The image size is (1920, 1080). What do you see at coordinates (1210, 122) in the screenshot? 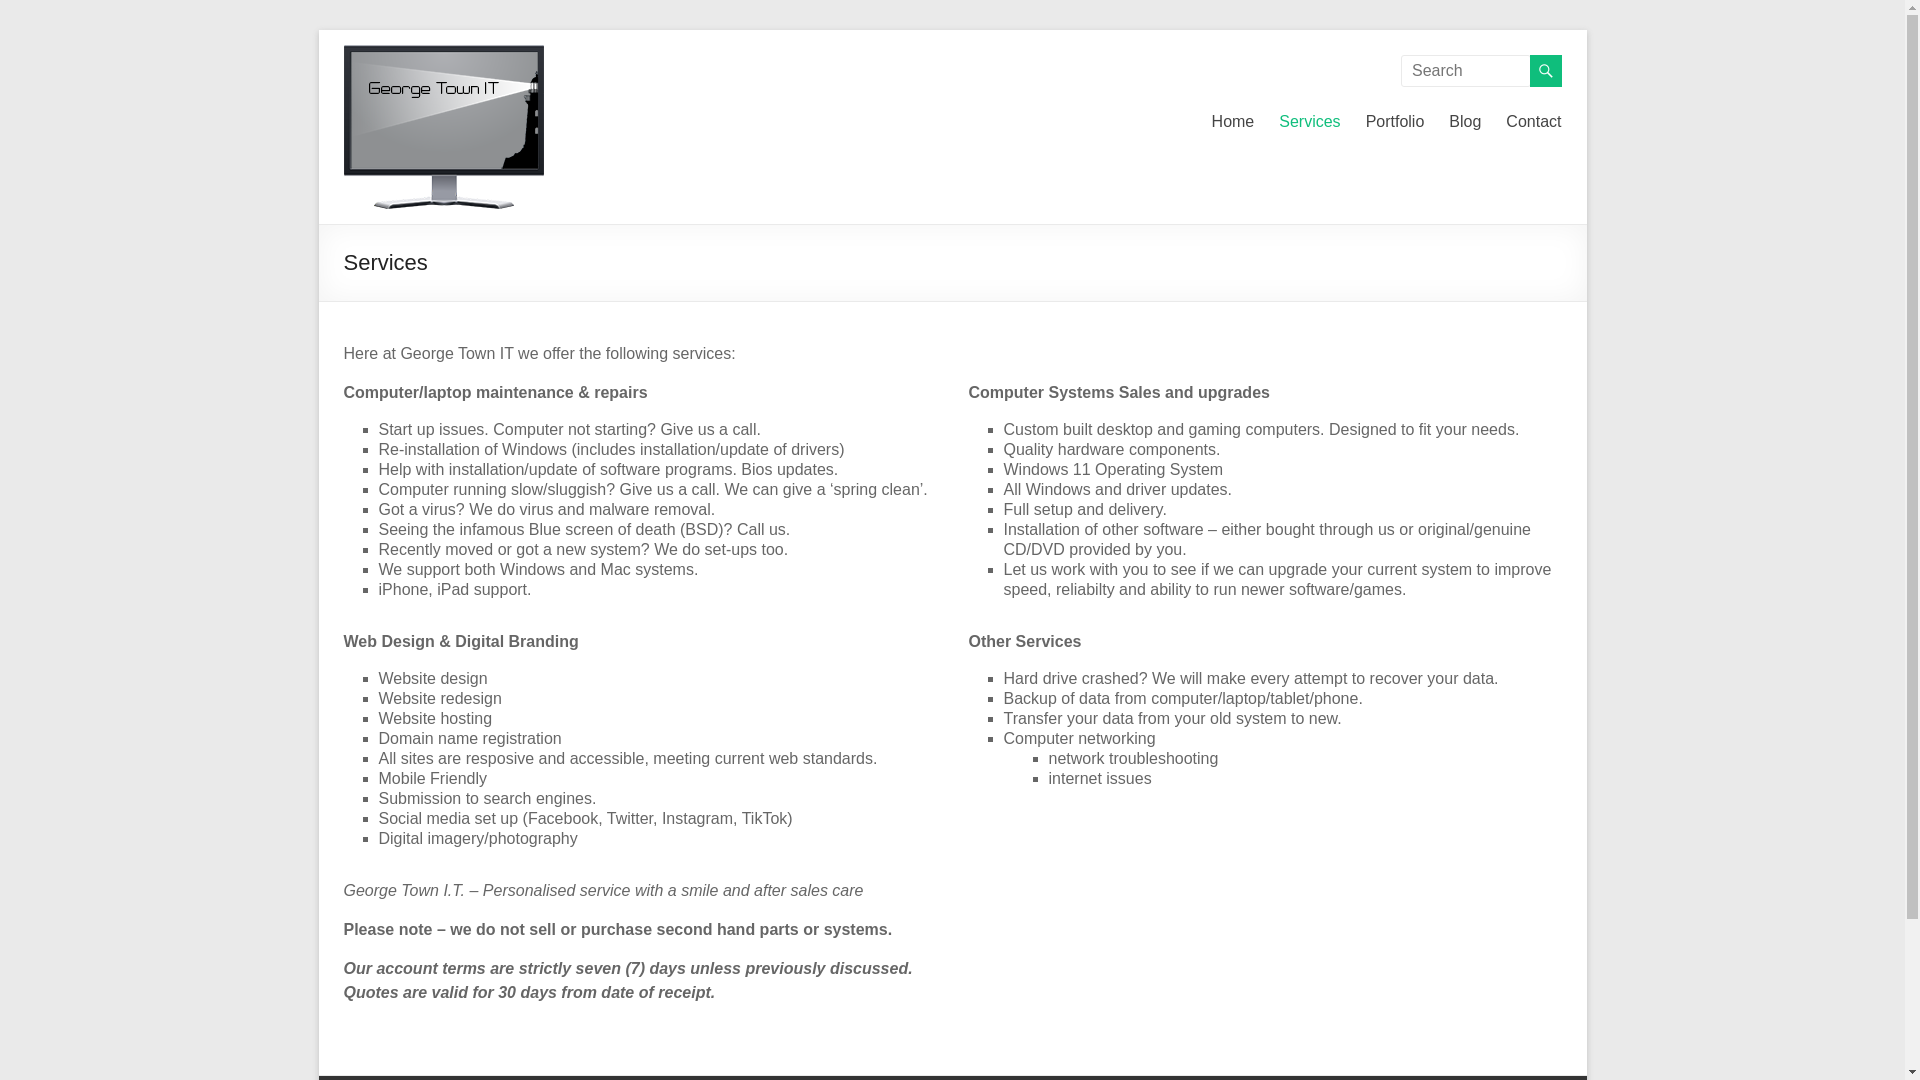
I see `'Home'` at bounding box center [1210, 122].